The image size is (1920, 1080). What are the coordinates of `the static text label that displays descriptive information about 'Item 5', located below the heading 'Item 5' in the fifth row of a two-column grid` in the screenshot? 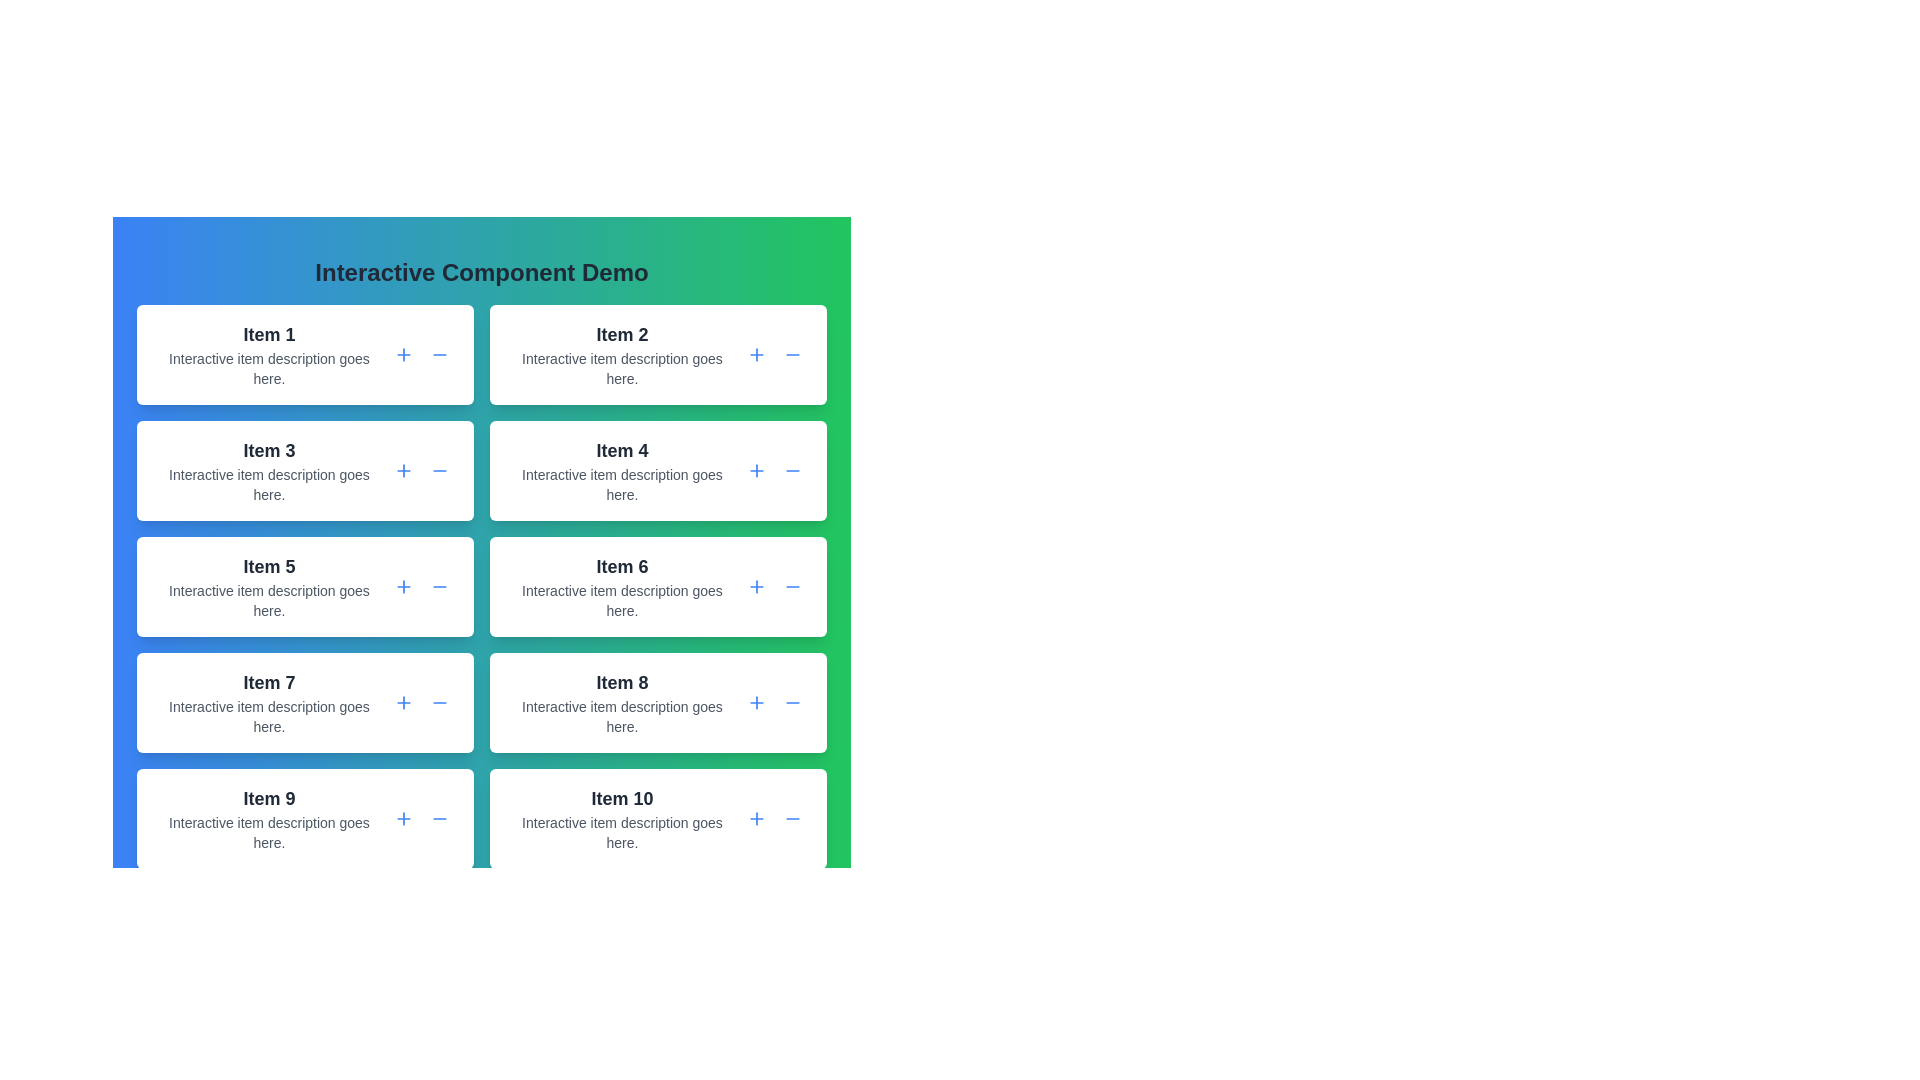 It's located at (268, 600).